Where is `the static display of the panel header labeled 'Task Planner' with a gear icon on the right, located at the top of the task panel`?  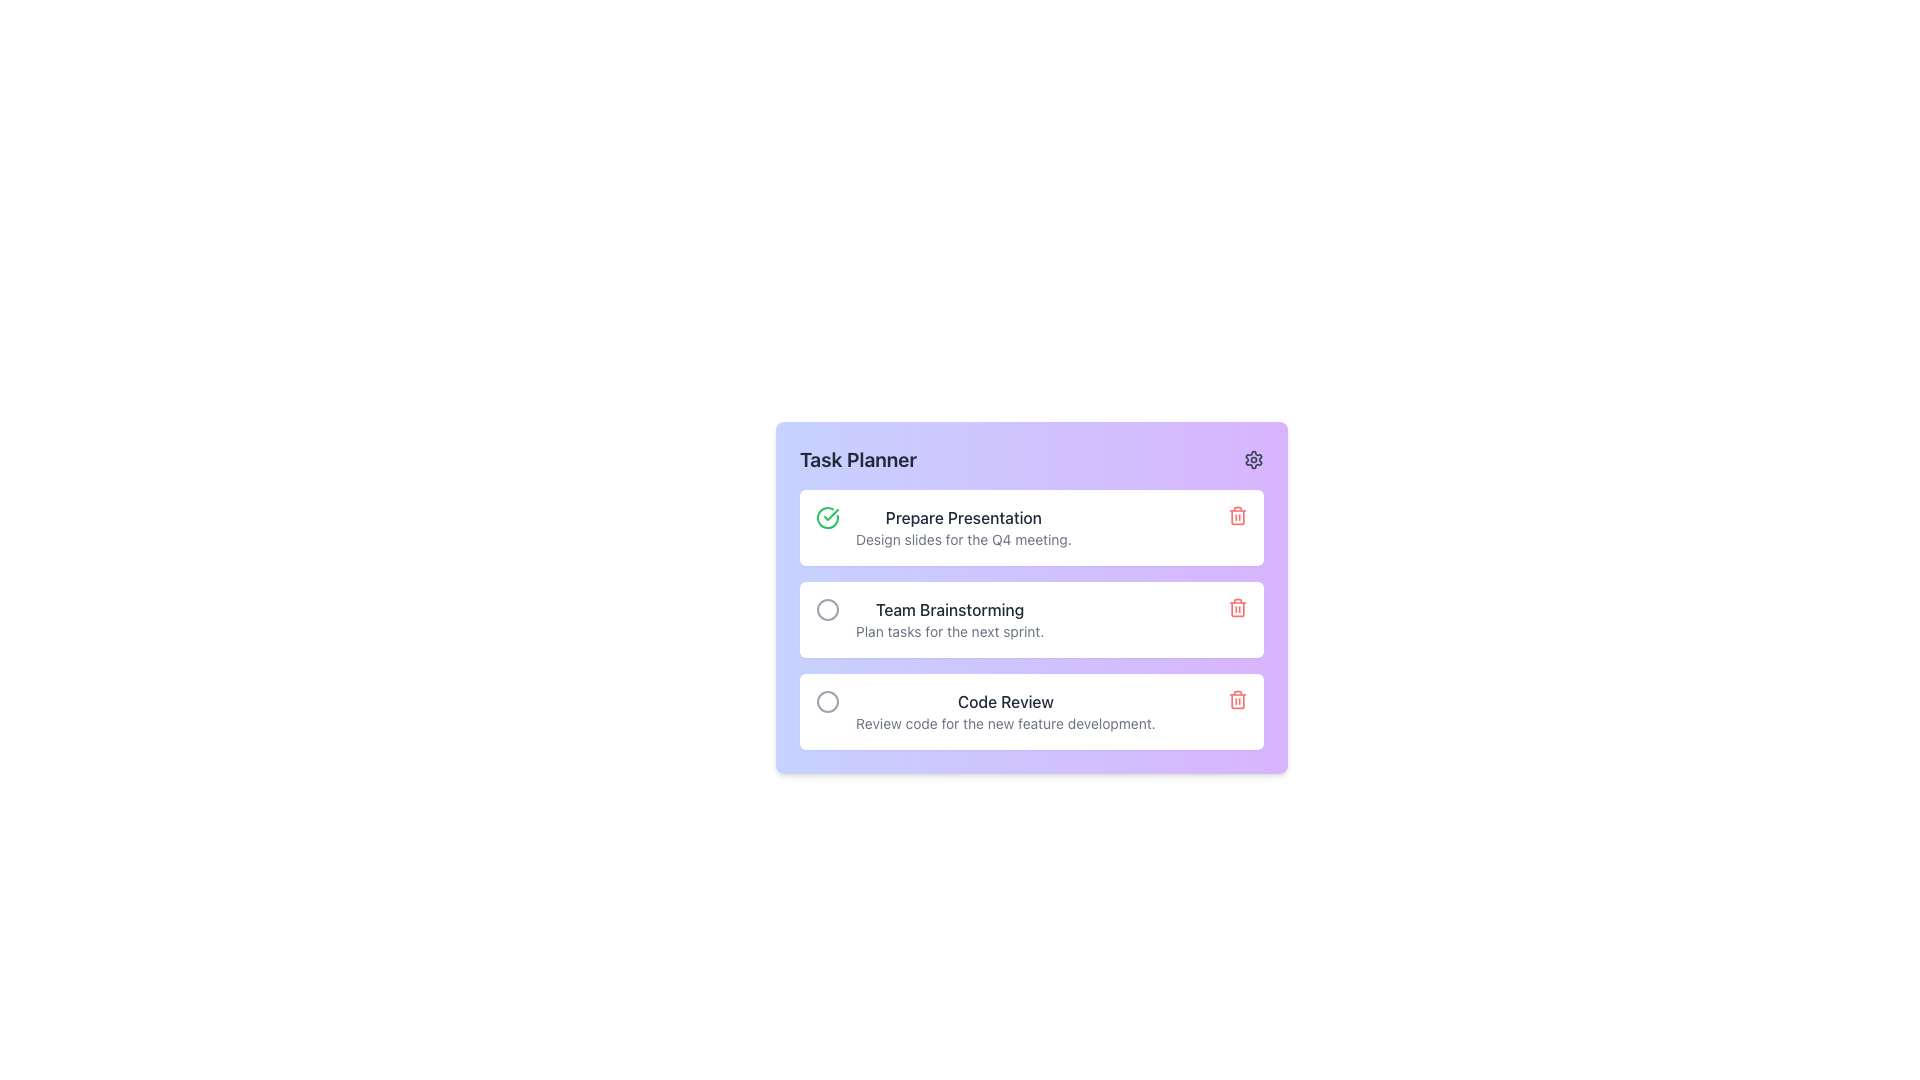
the static display of the panel header labeled 'Task Planner' with a gear icon on the right, located at the top of the task panel is located at coordinates (1032, 459).